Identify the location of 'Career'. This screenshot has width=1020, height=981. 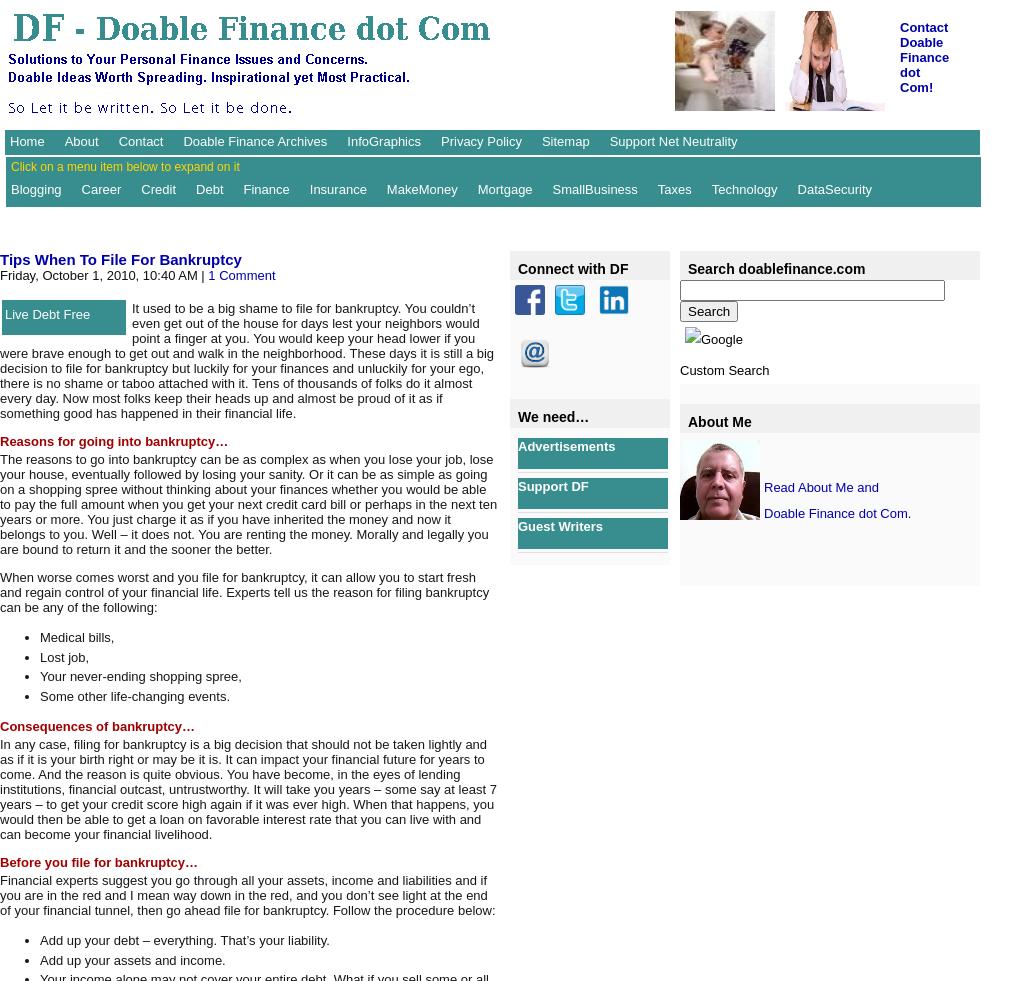
(99, 187).